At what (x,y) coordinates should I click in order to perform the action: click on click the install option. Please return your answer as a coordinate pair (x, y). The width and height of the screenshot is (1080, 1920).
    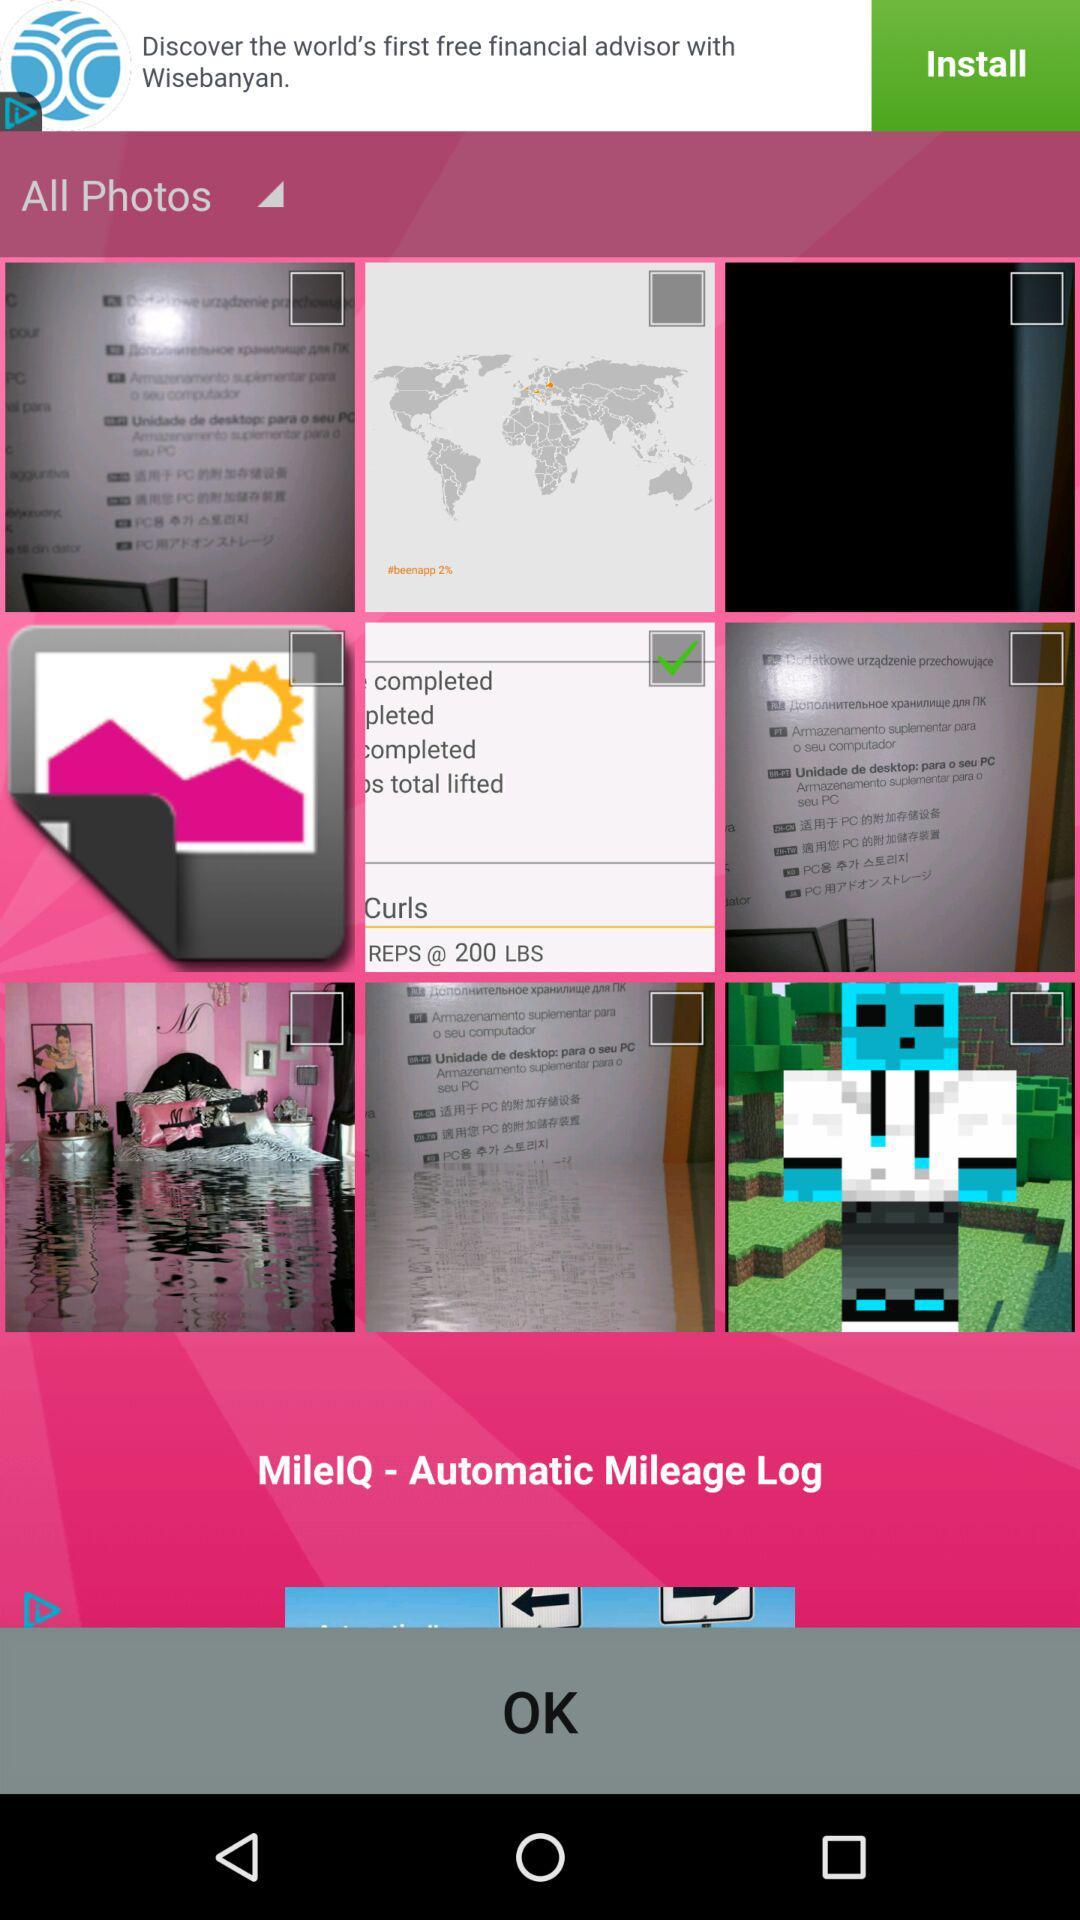
    Looking at the image, I should click on (540, 65).